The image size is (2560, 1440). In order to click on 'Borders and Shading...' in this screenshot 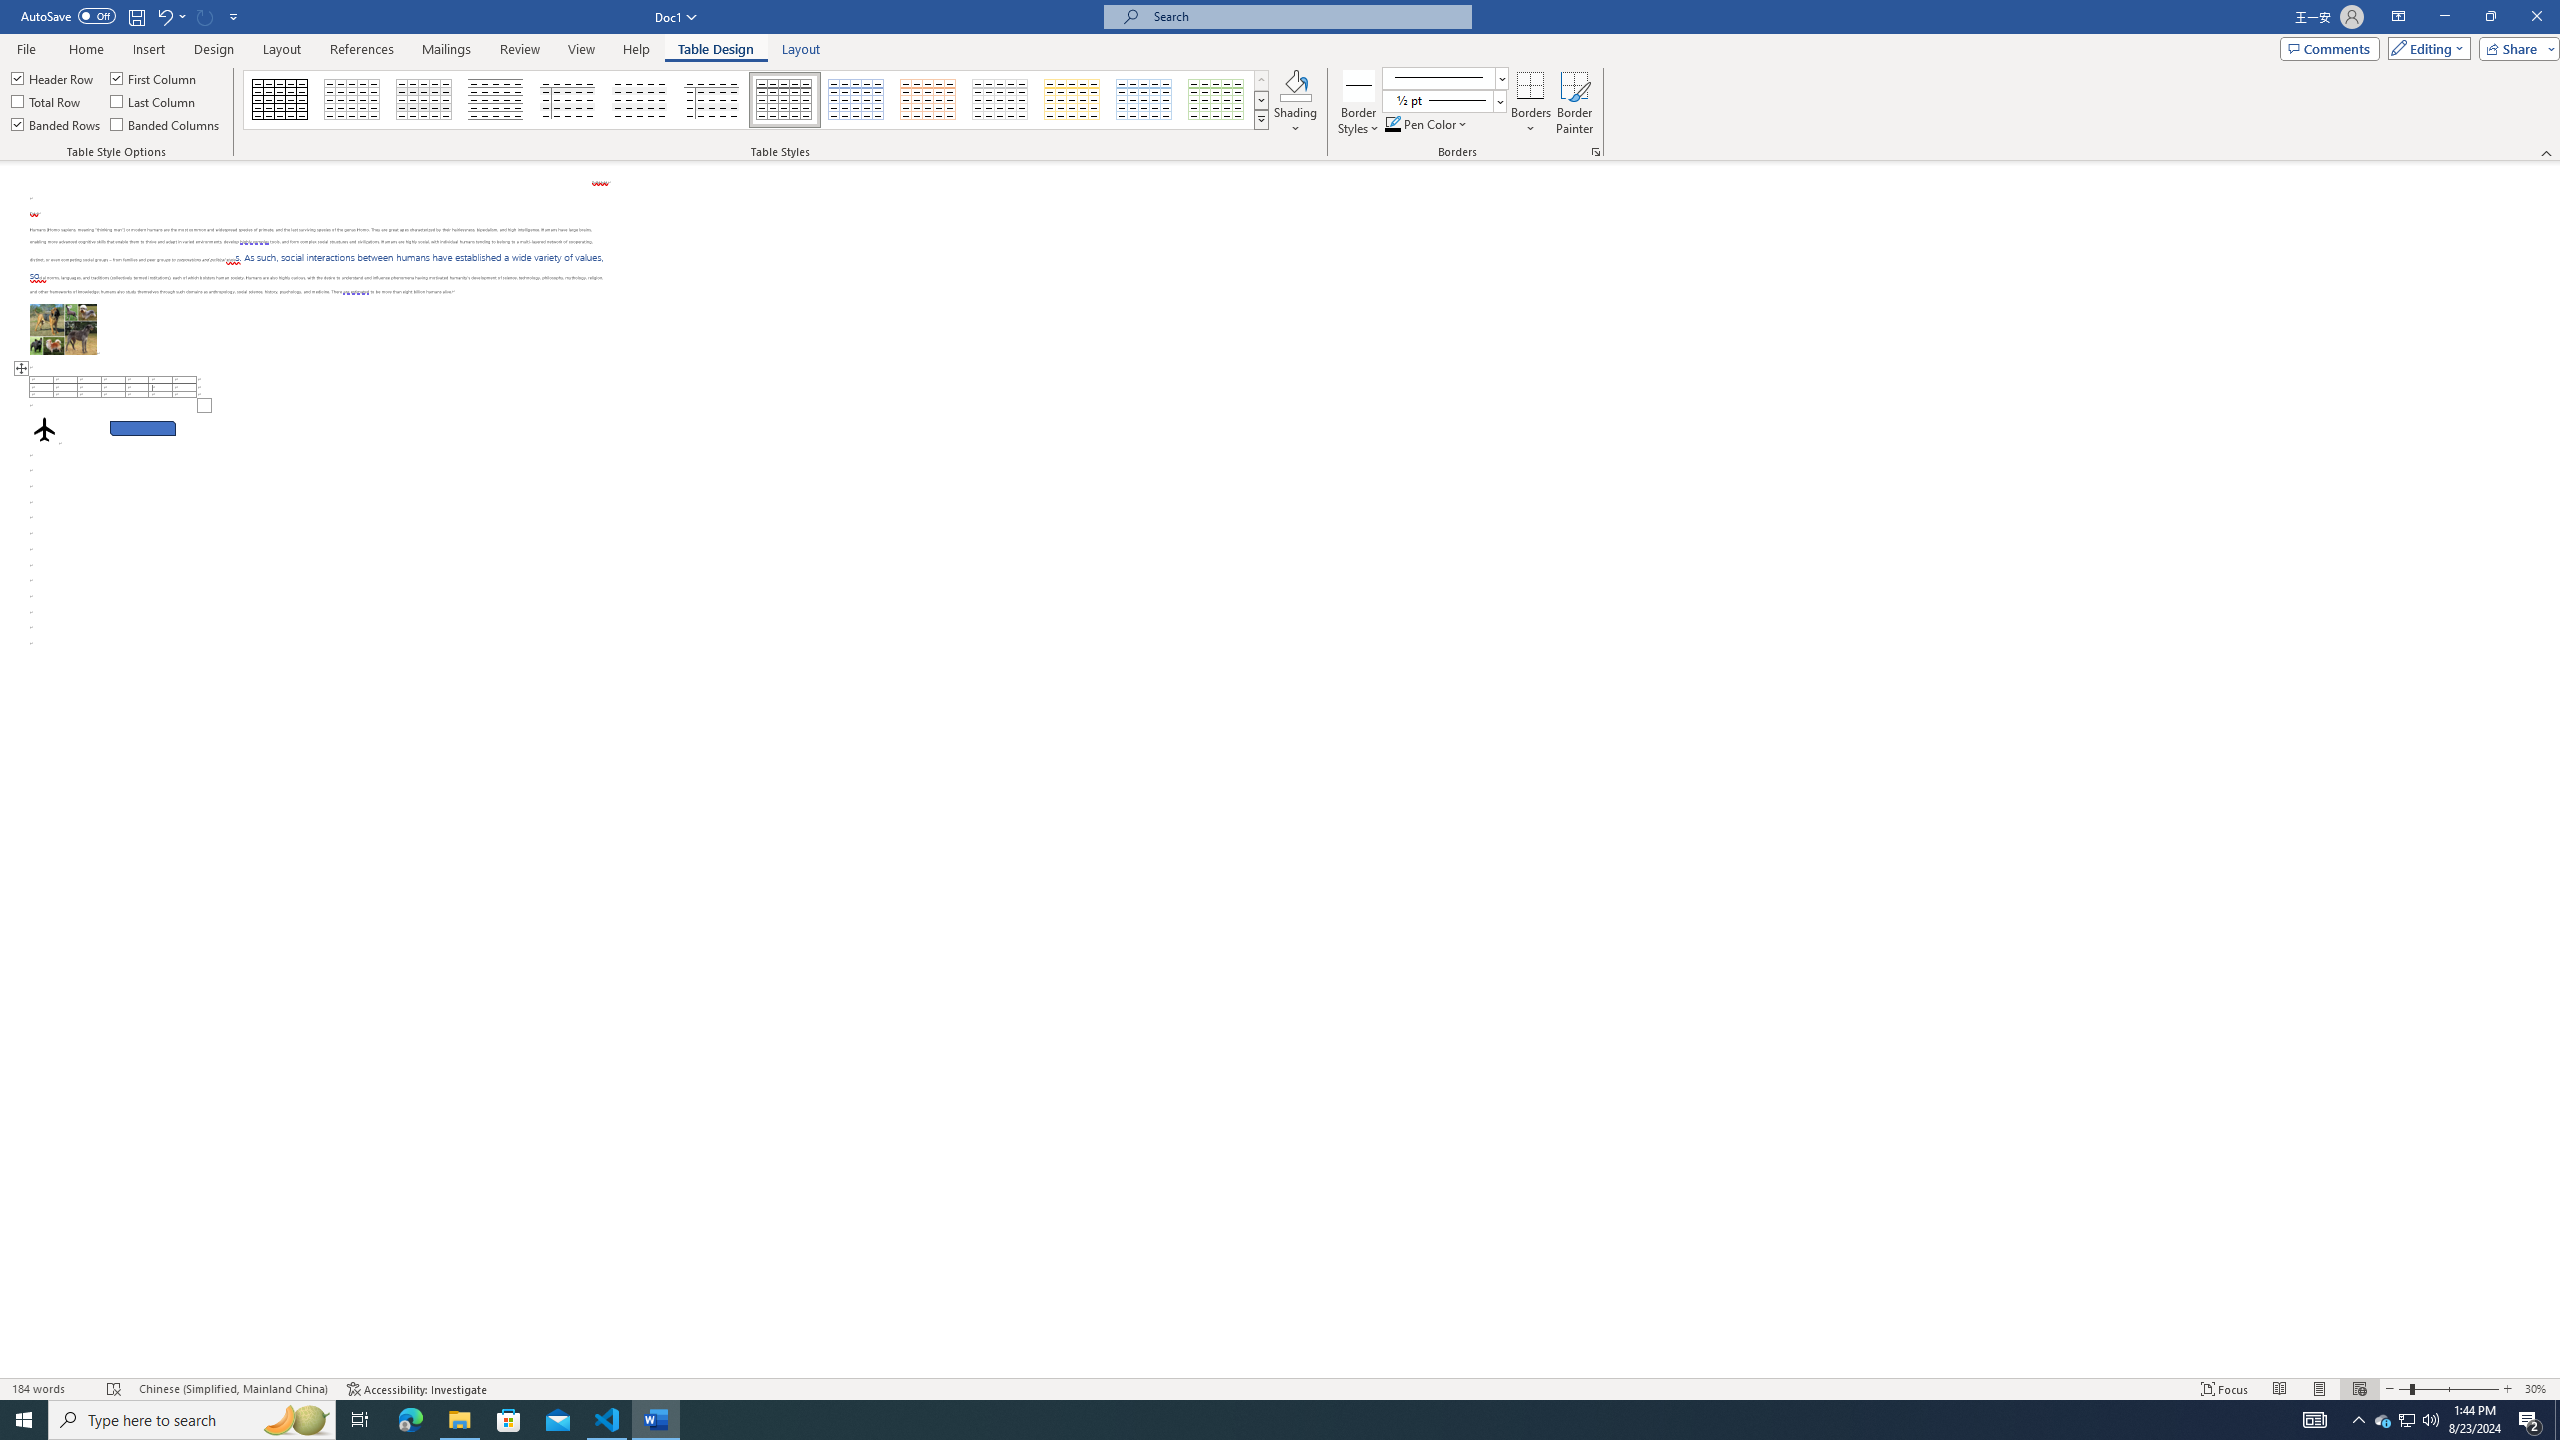, I will do `click(1595, 150)`.